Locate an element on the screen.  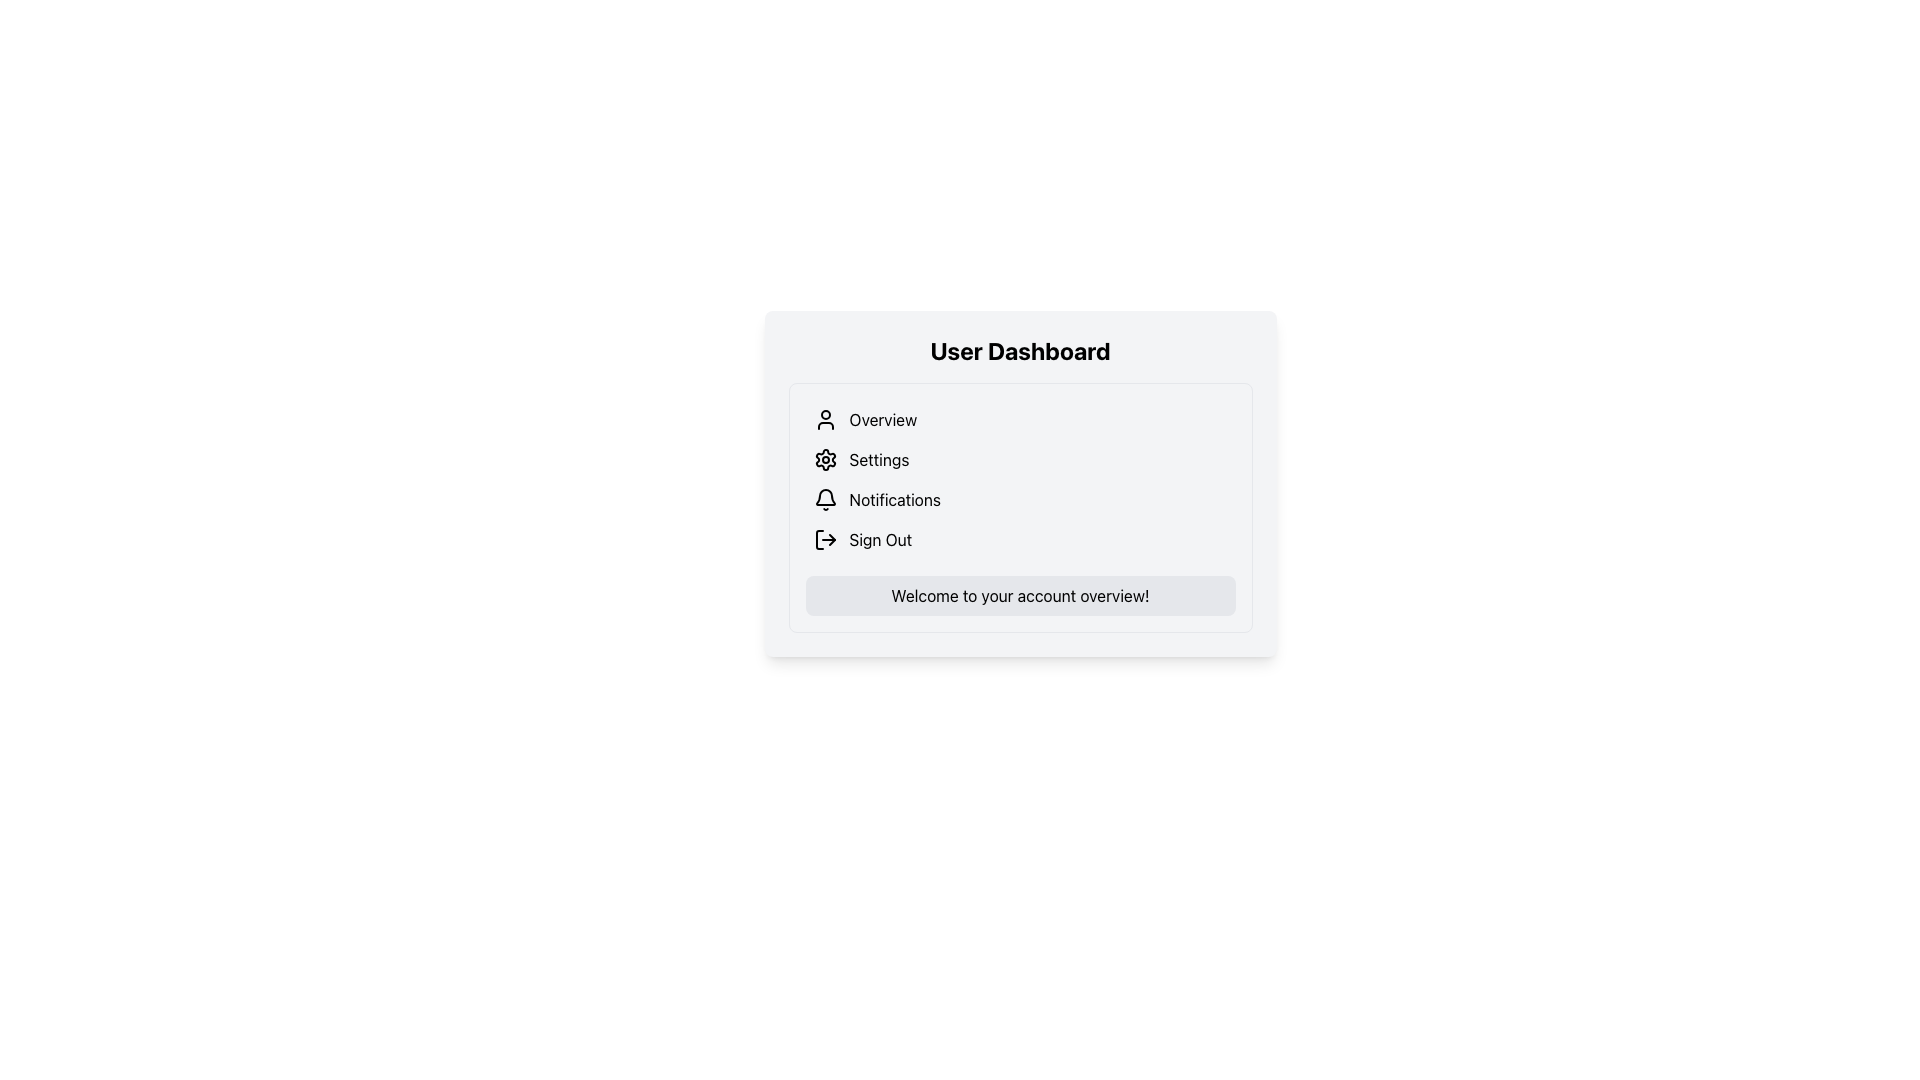
static text displaying 'Welcome to your account overview!' located at the bottom of the User Dashboard panel is located at coordinates (1020, 595).